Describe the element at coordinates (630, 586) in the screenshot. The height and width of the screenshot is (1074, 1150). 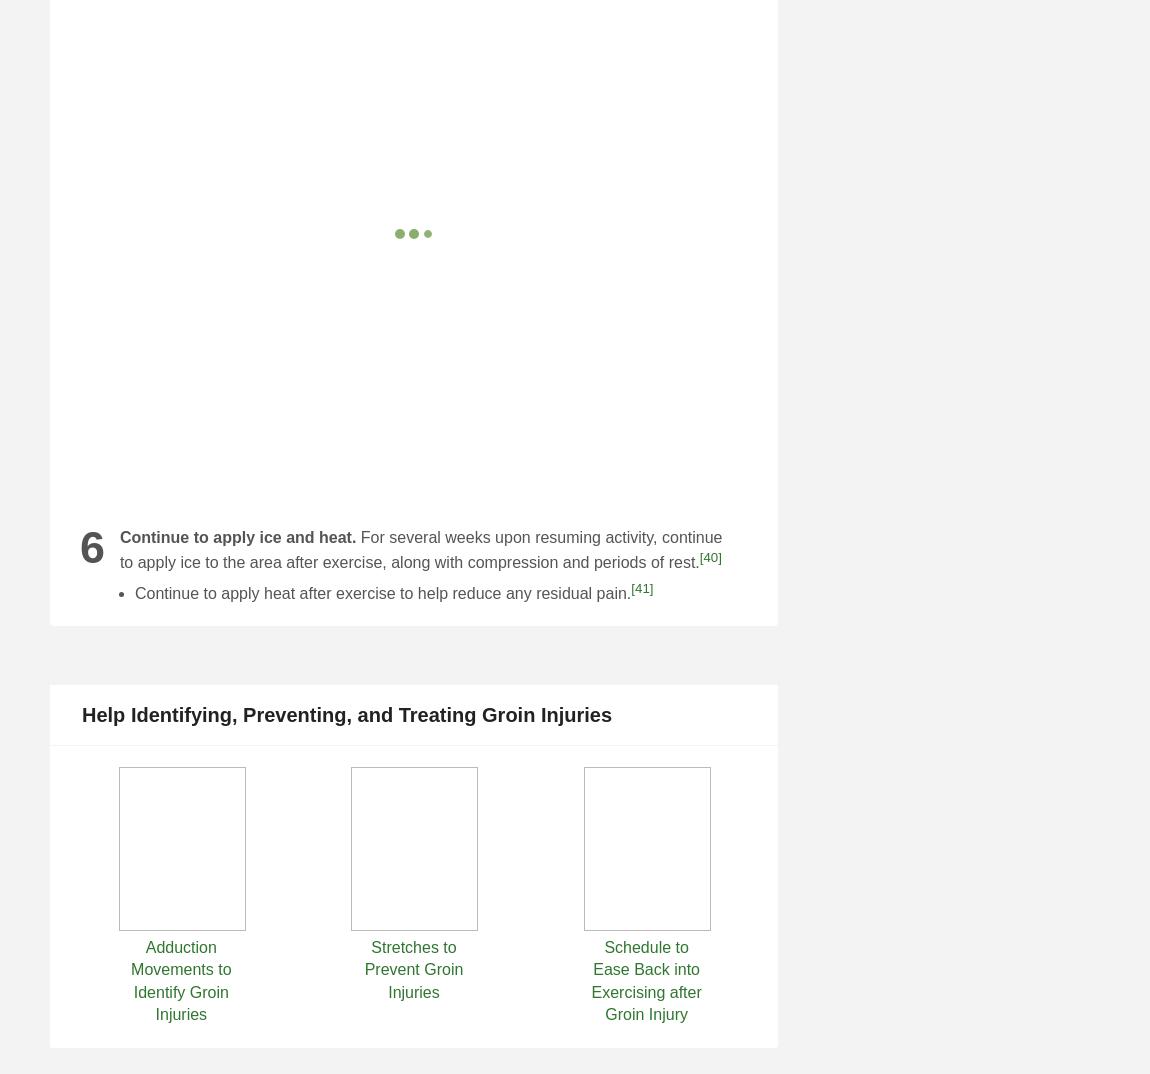
I see `'[41]'` at that location.